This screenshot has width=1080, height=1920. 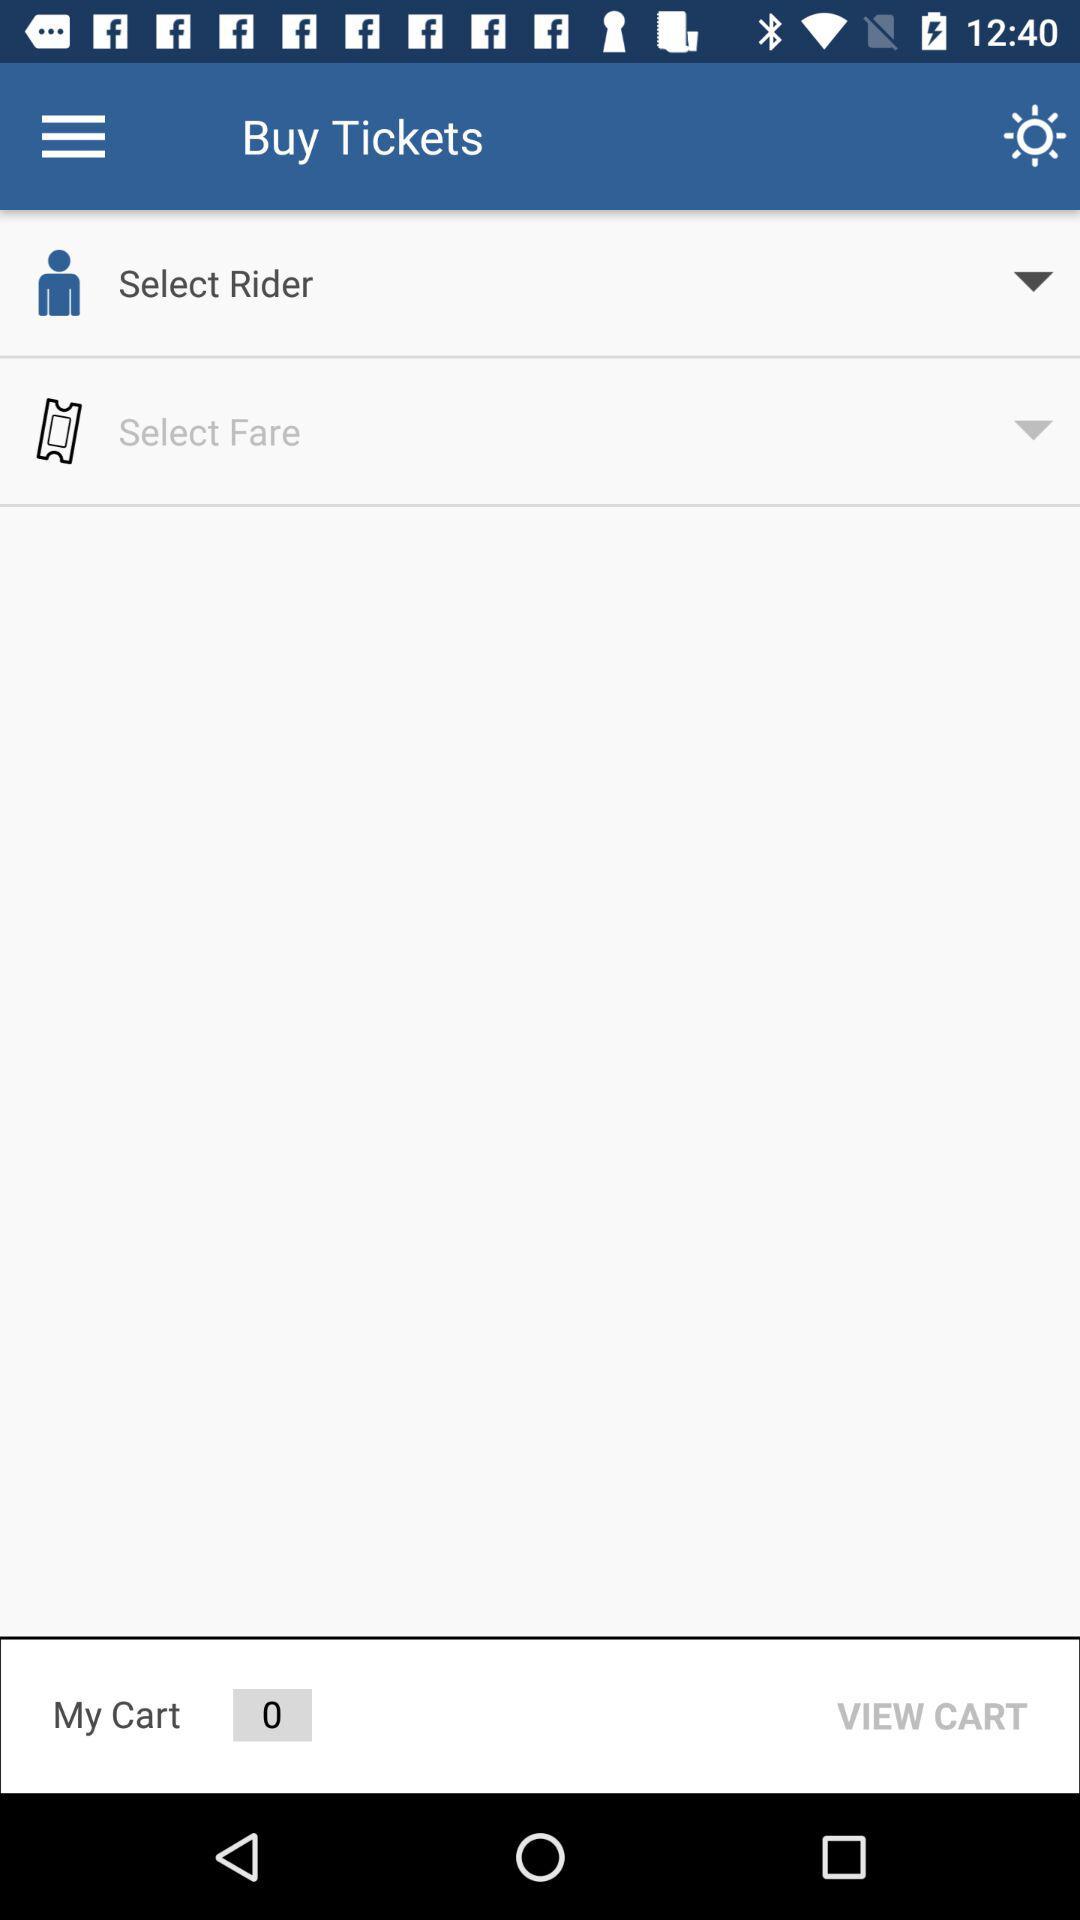 I want to click on item to the right of buy tickets, so click(x=1035, y=135).